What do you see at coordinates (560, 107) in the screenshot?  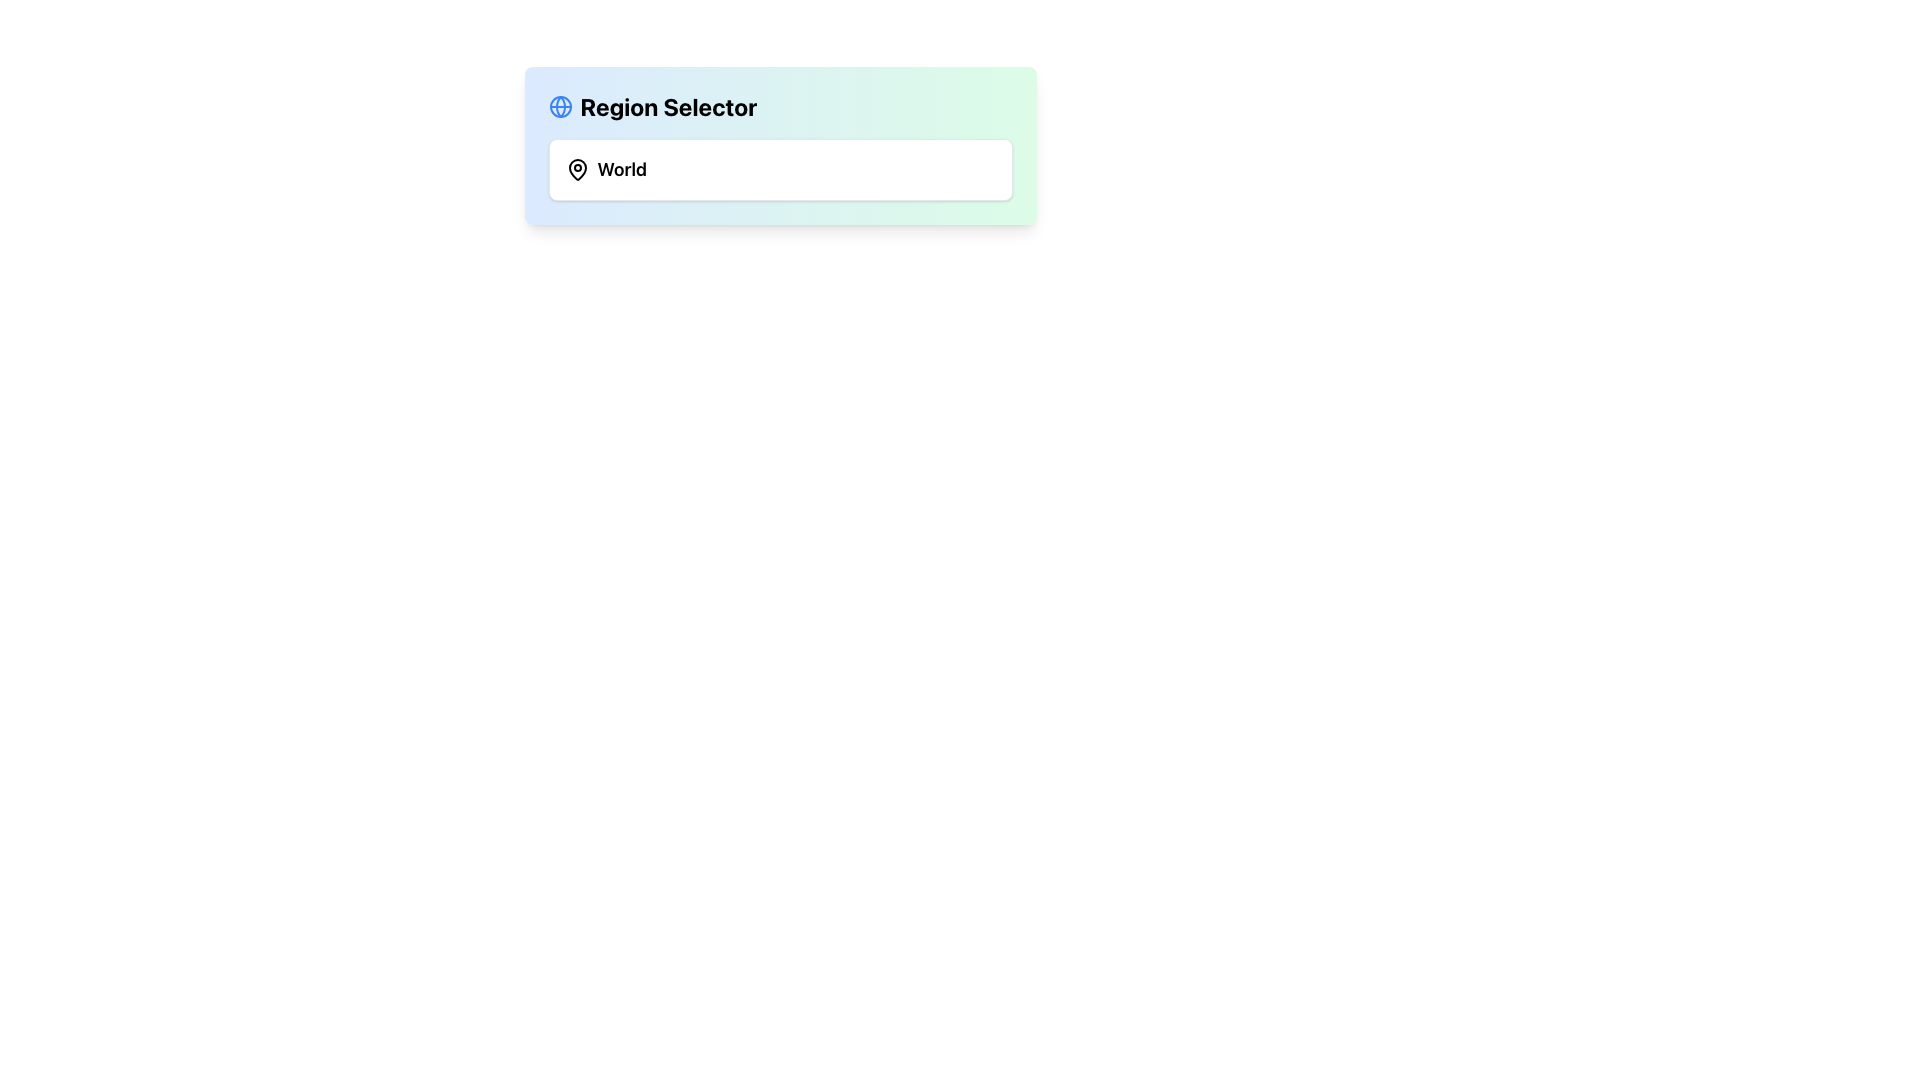 I see `the blue globe icon representing a global concept, located at the leftmost end of the 'Region Selector' title bar` at bounding box center [560, 107].